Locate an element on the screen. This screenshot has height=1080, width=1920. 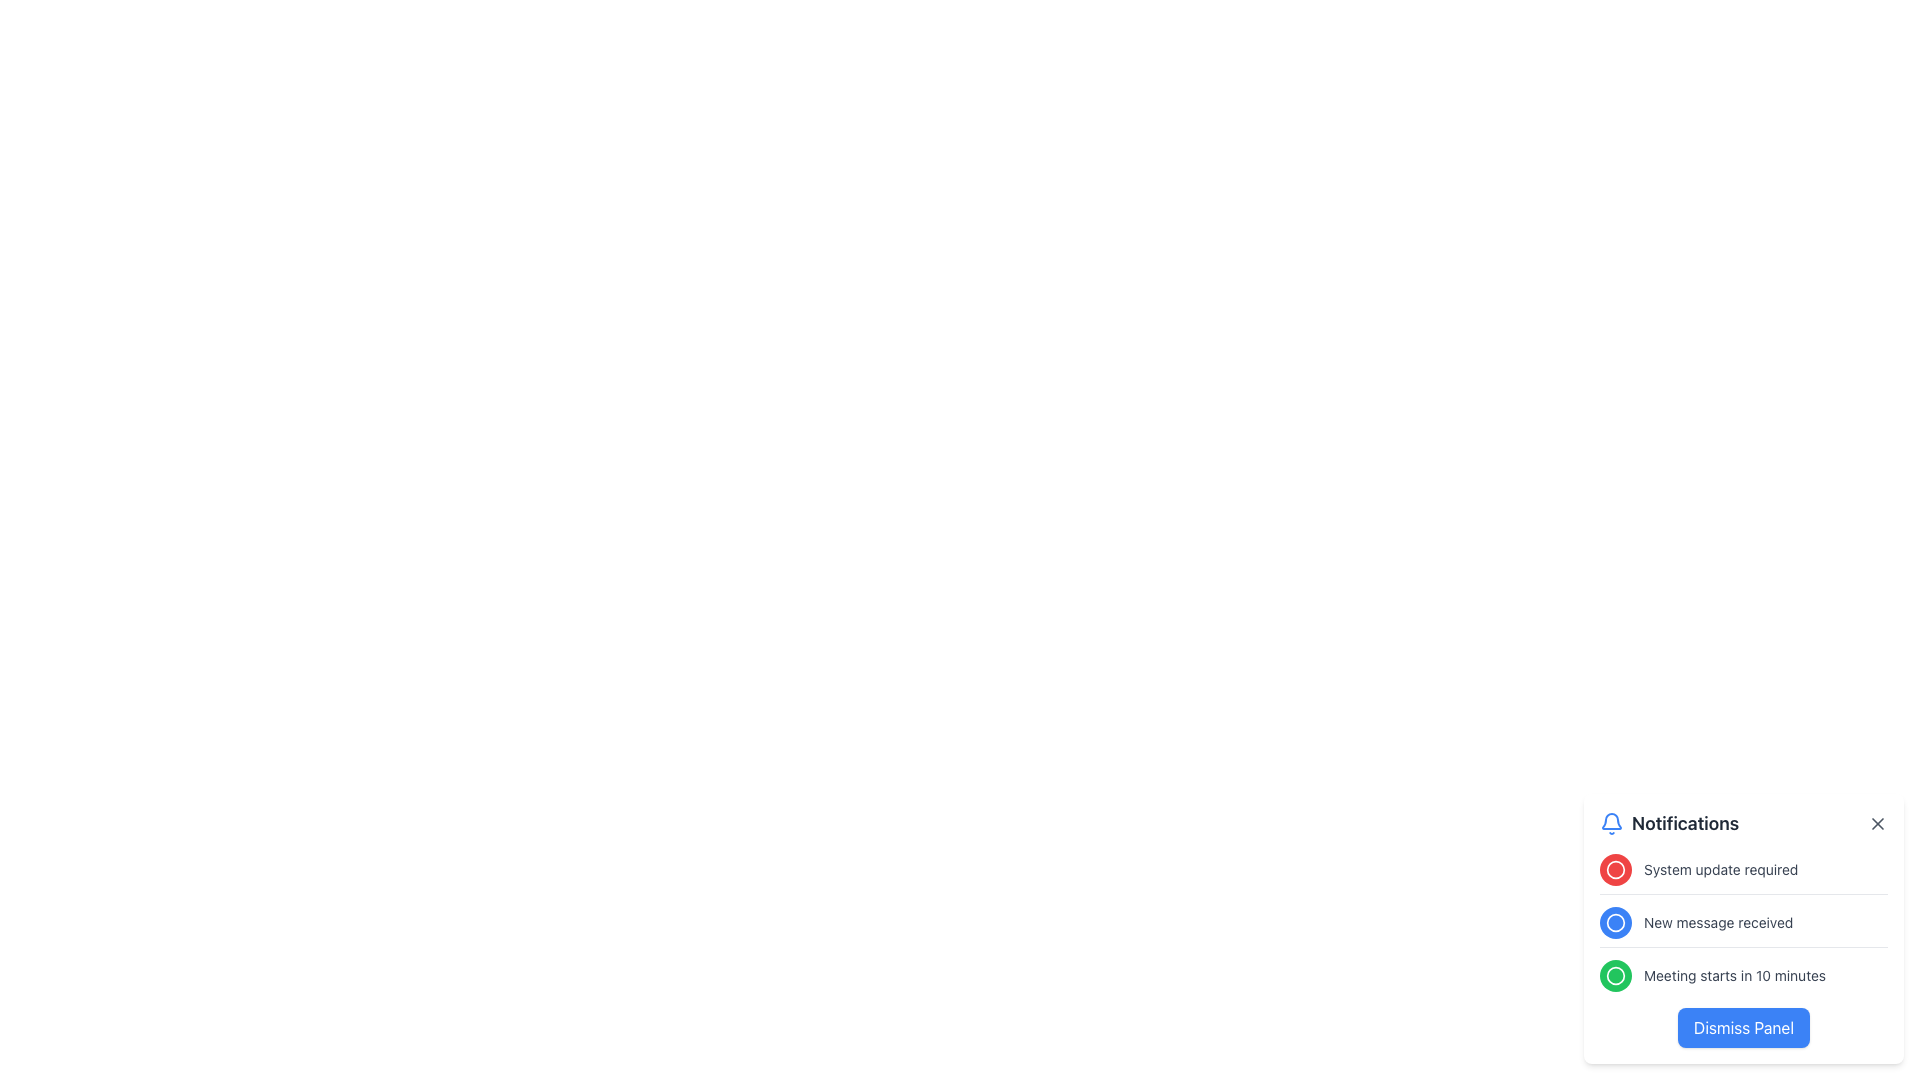
the notification icon button that indicates urgency, located to the left of the text 'System update required' is located at coordinates (1616, 869).